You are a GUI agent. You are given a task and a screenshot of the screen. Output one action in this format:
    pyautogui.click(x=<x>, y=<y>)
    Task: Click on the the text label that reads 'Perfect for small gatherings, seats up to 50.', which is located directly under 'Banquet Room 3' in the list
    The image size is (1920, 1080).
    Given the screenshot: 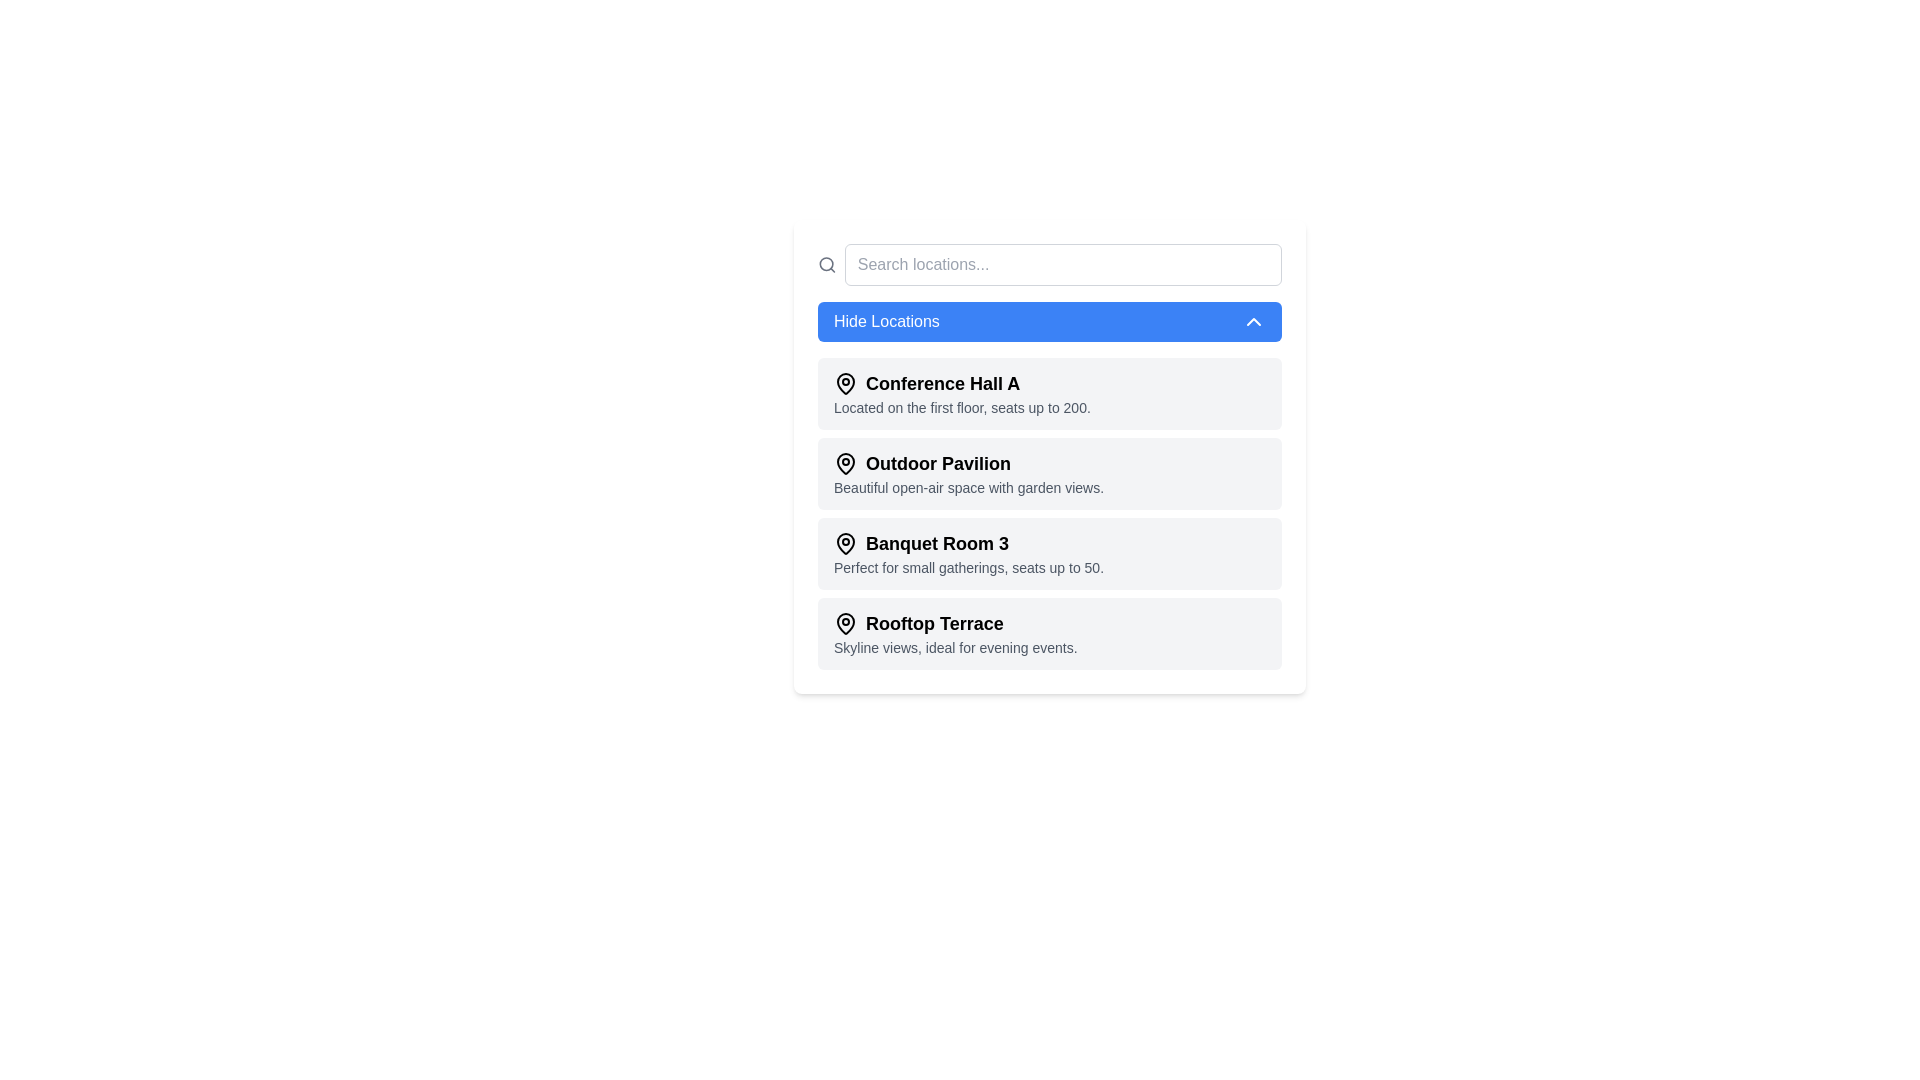 What is the action you would take?
    pyautogui.click(x=969, y=567)
    